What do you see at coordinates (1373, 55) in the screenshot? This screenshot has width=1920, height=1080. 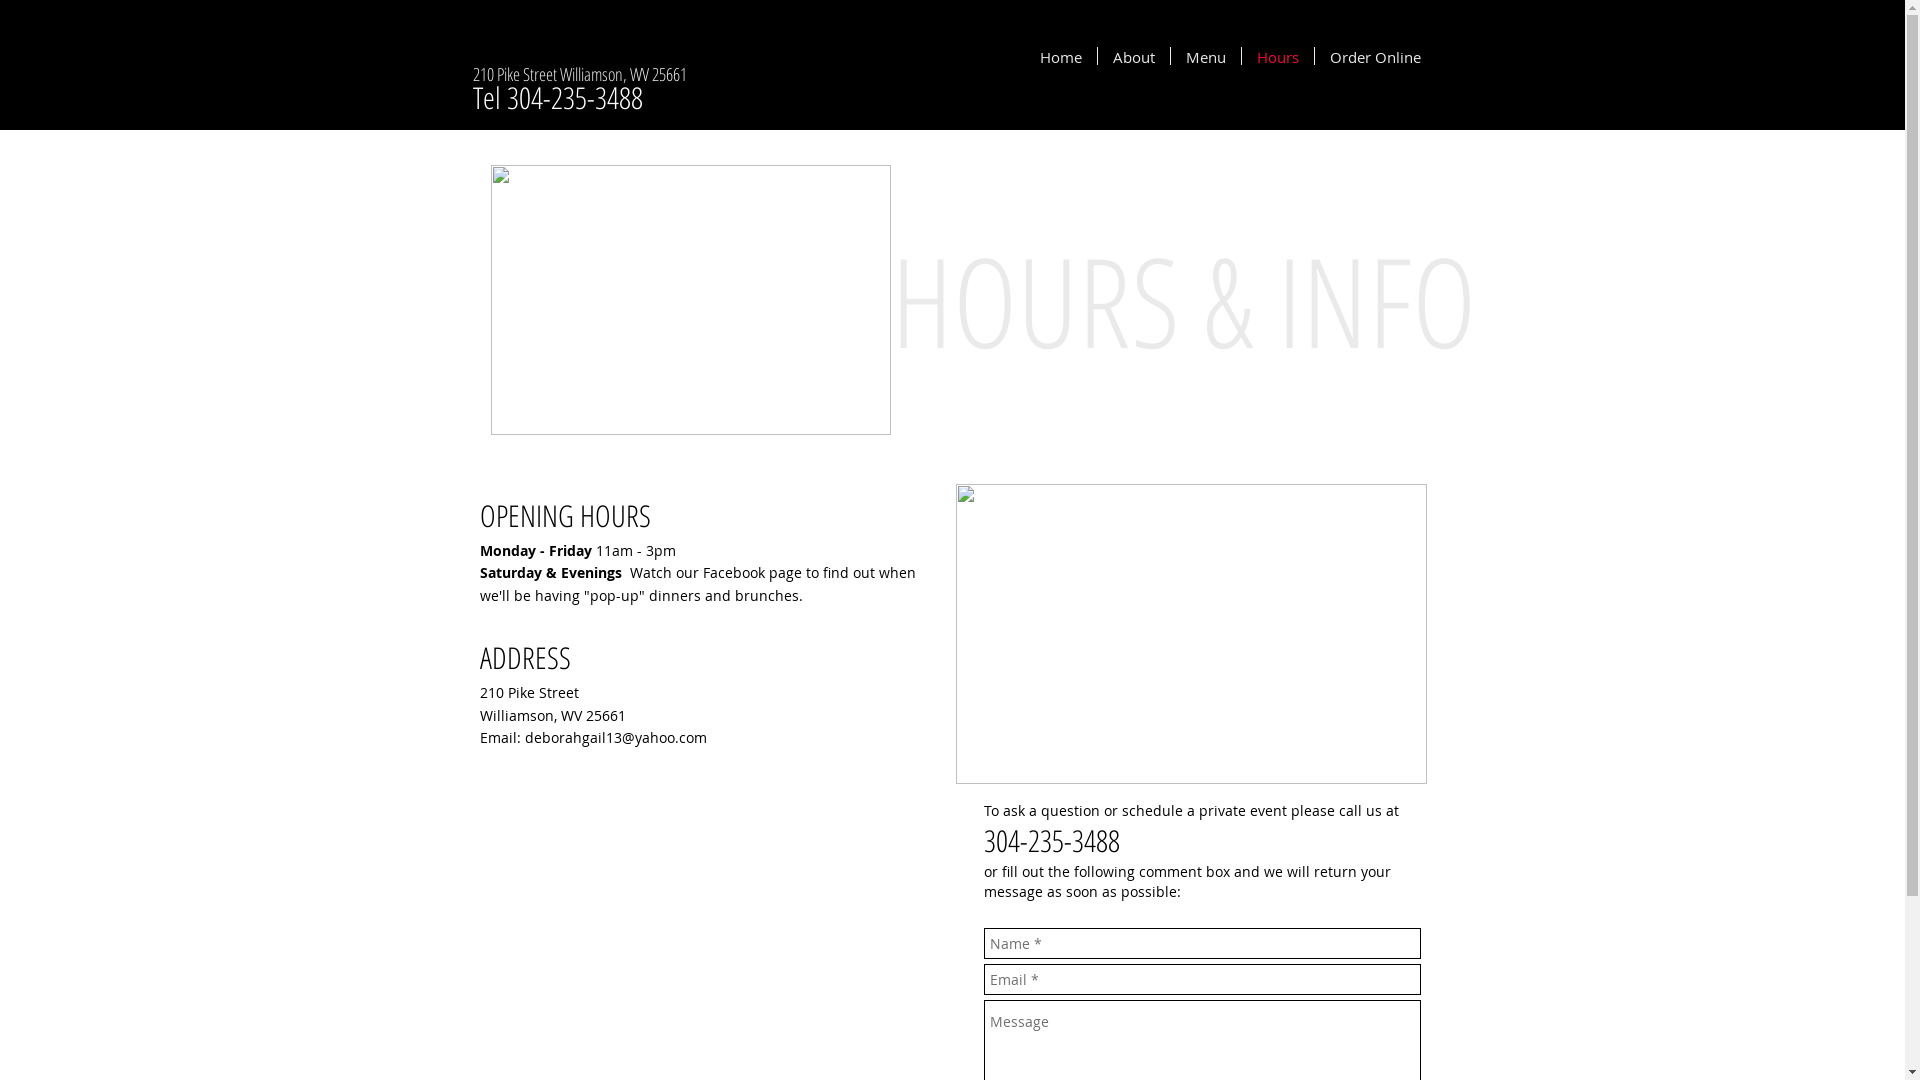 I see `'Order Online'` at bounding box center [1373, 55].